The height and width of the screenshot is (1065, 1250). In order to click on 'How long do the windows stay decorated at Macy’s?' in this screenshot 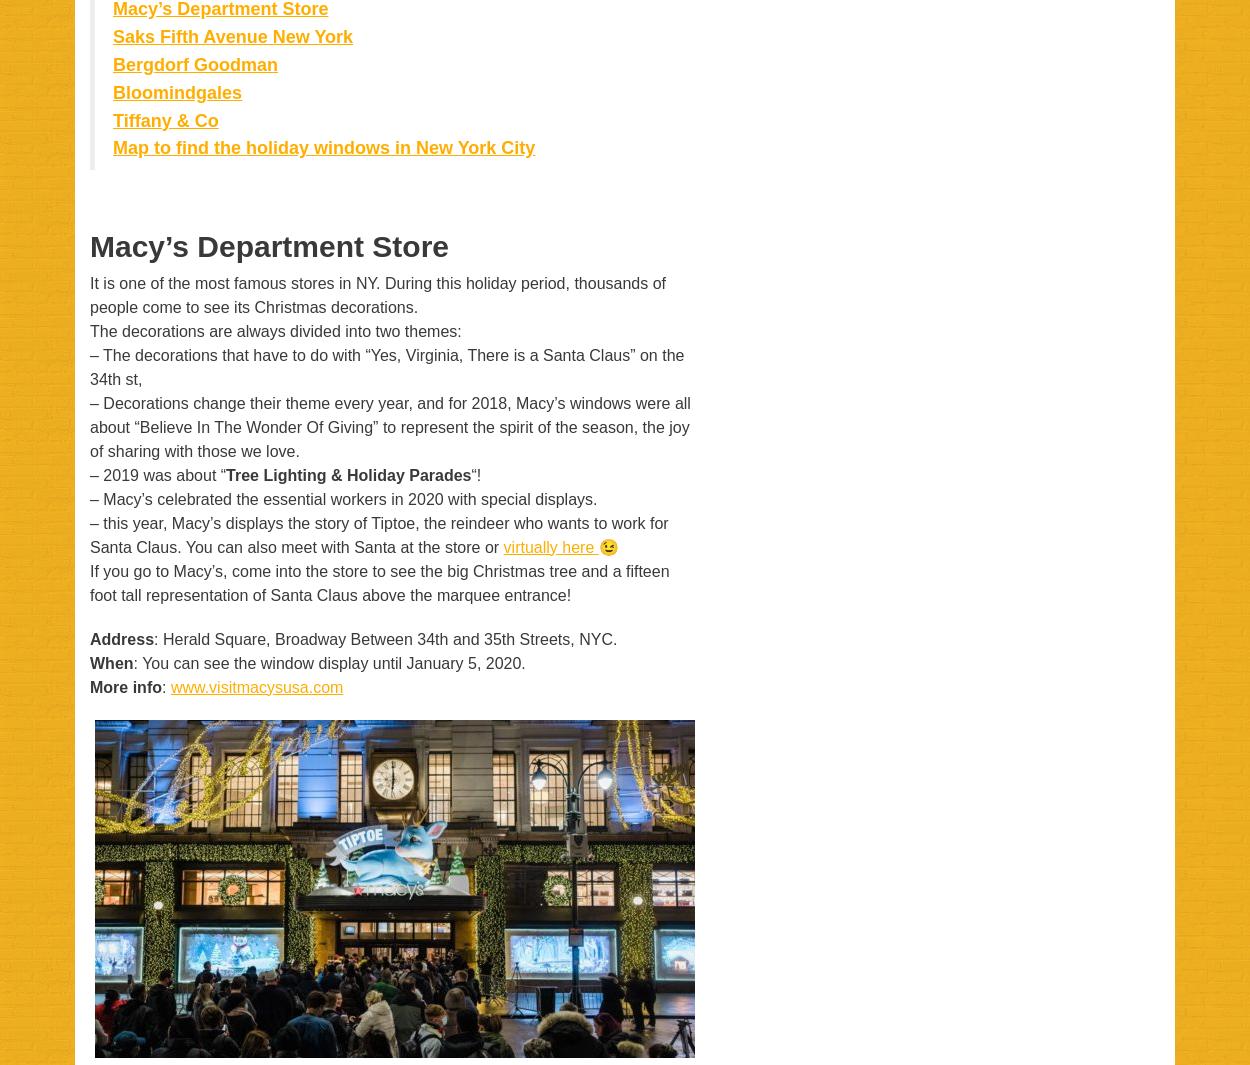, I will do `click(185, 520)`.